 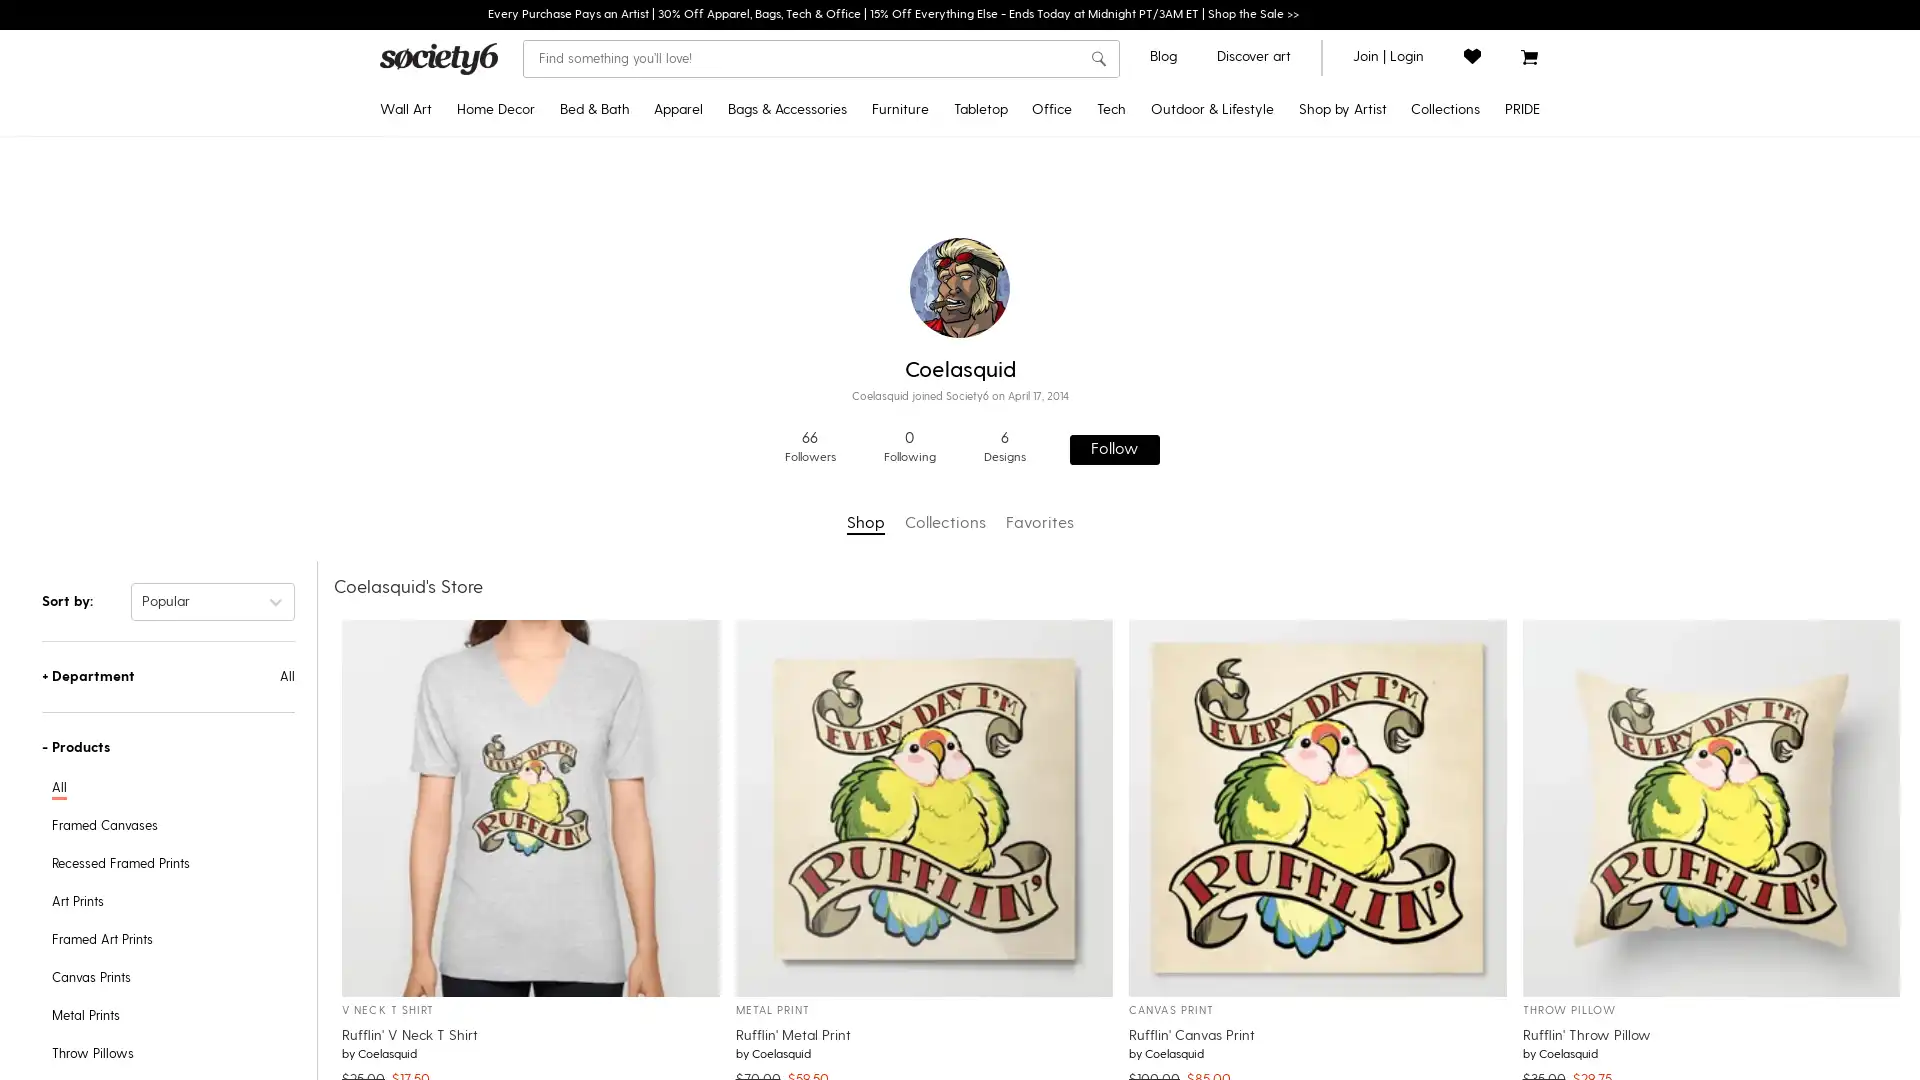 What do you see at coordinates (405, 110) in the screenshot?
I see `Wall Art` at bounding box center [405, 110].